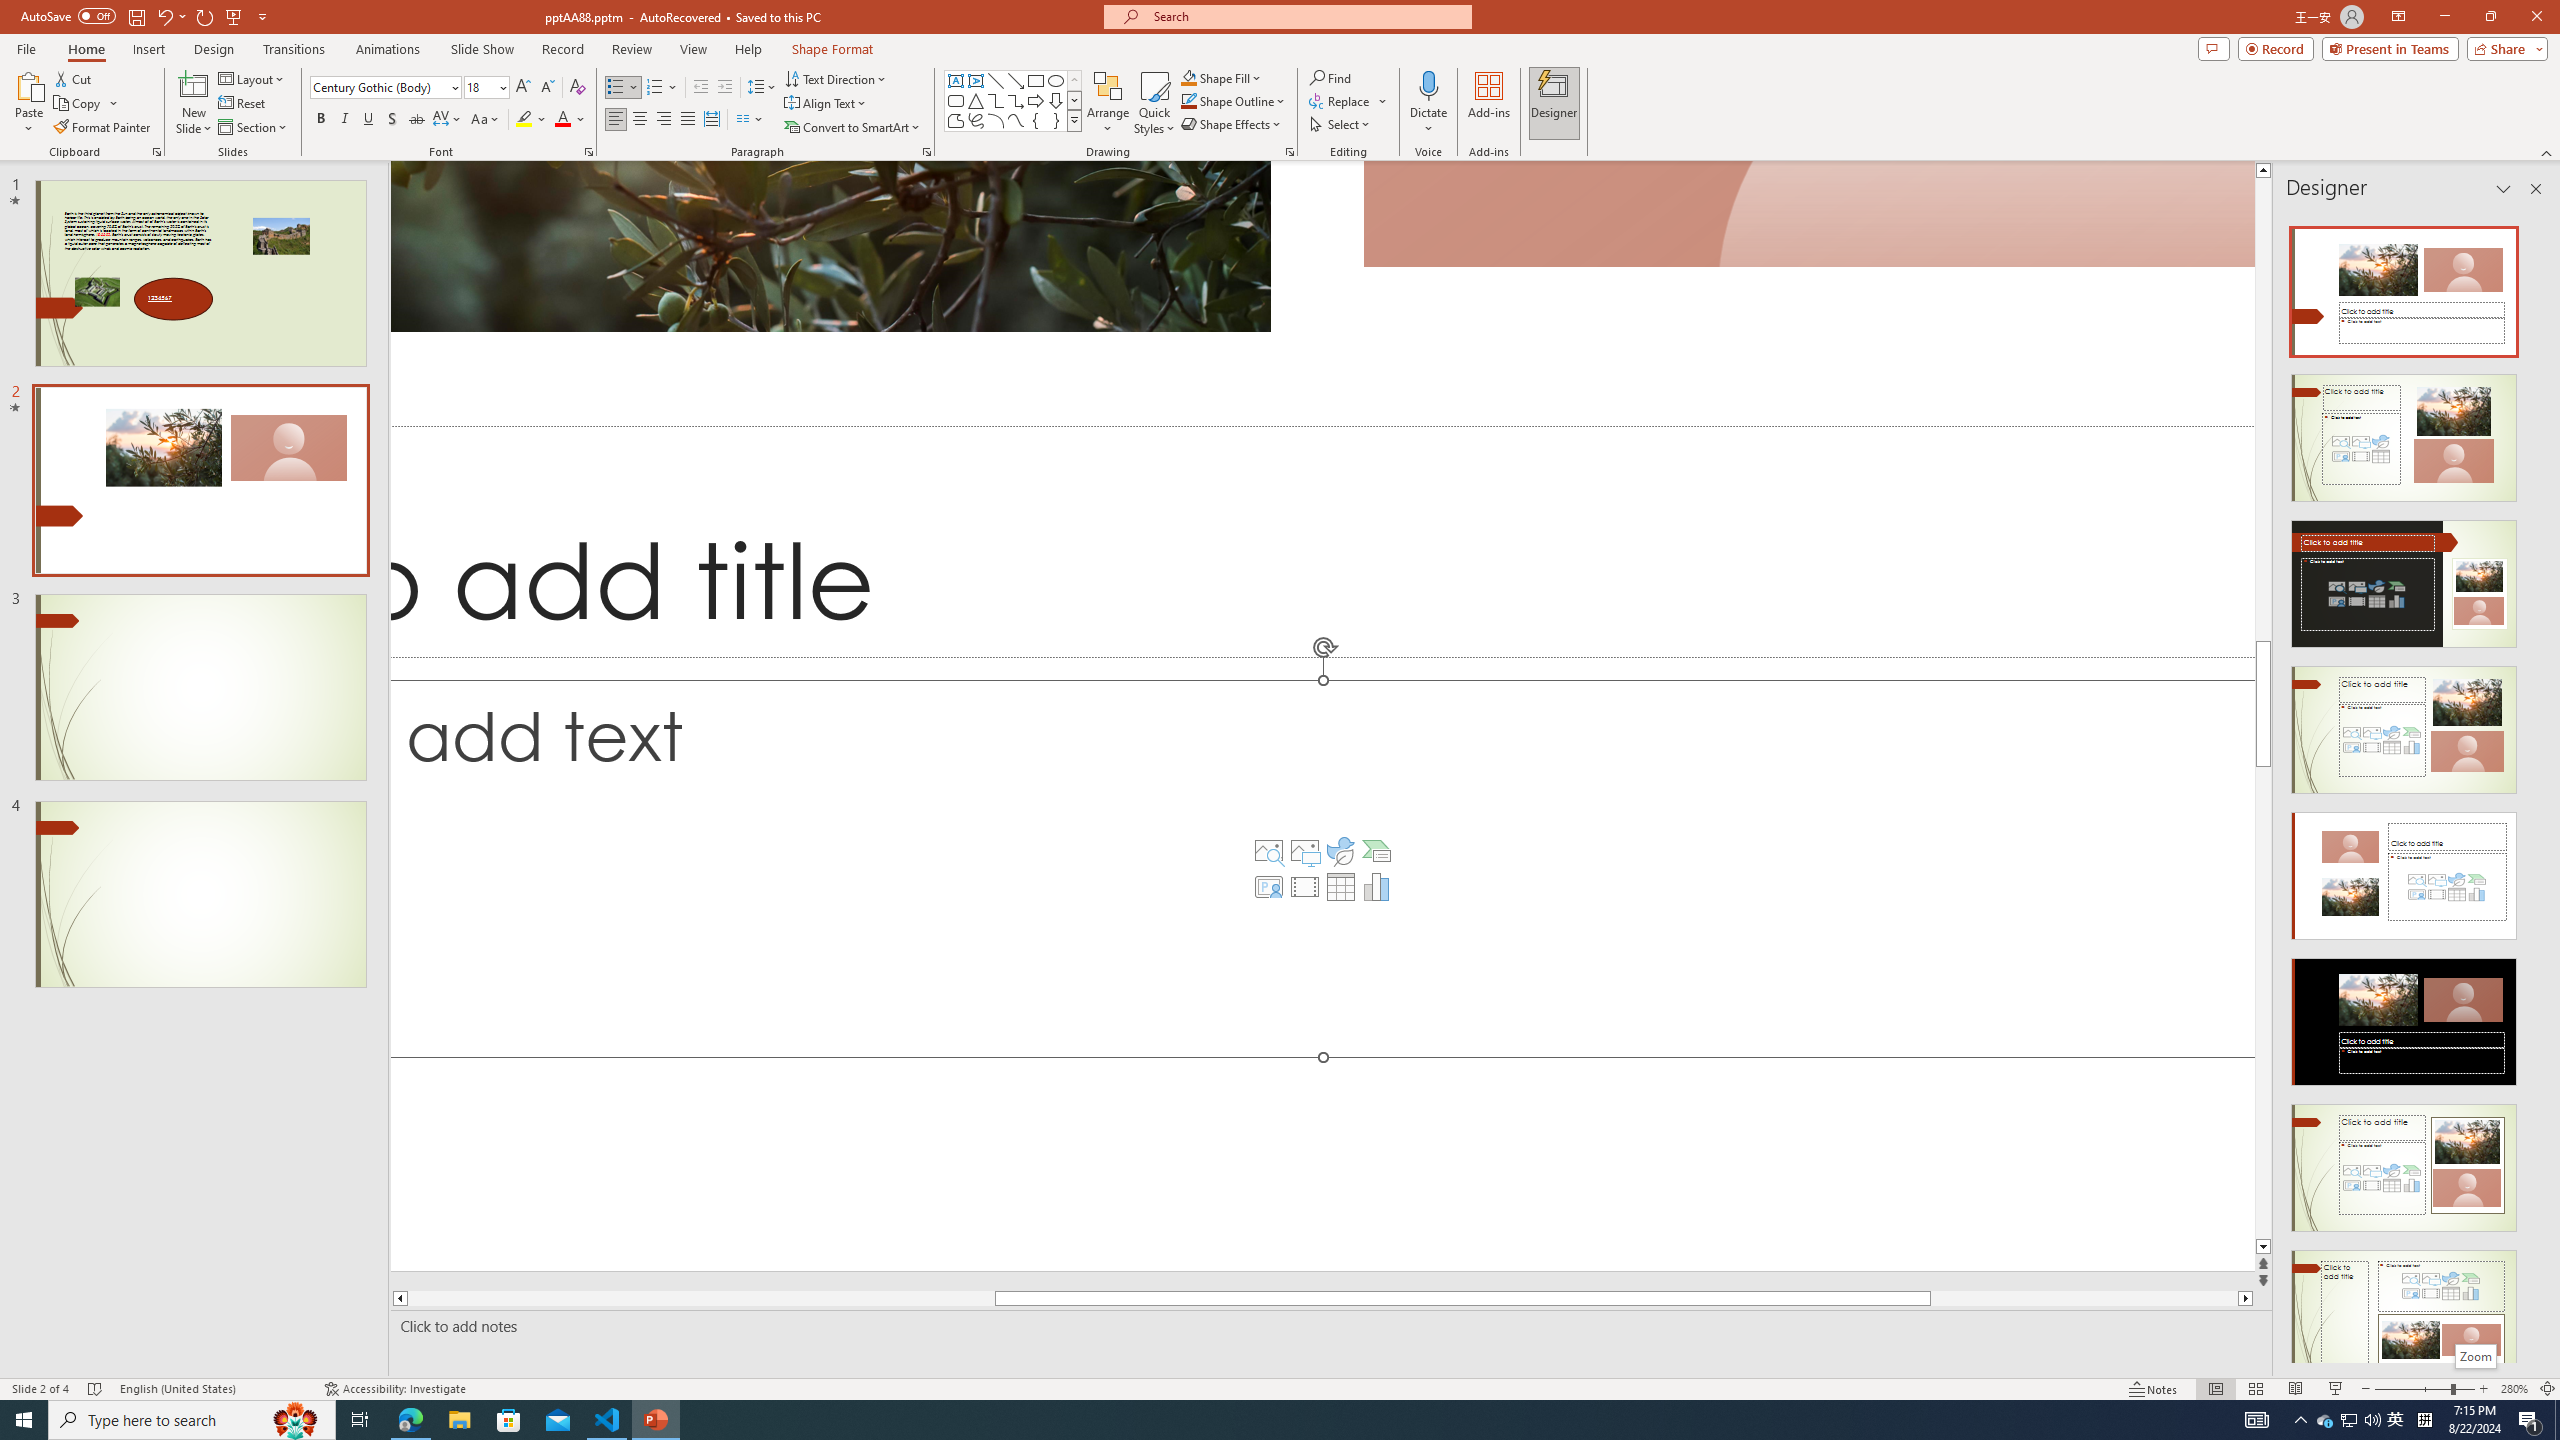  Describe the element at coordinates (367, 118) in the screenshot. I see `'Underline'` at that location.